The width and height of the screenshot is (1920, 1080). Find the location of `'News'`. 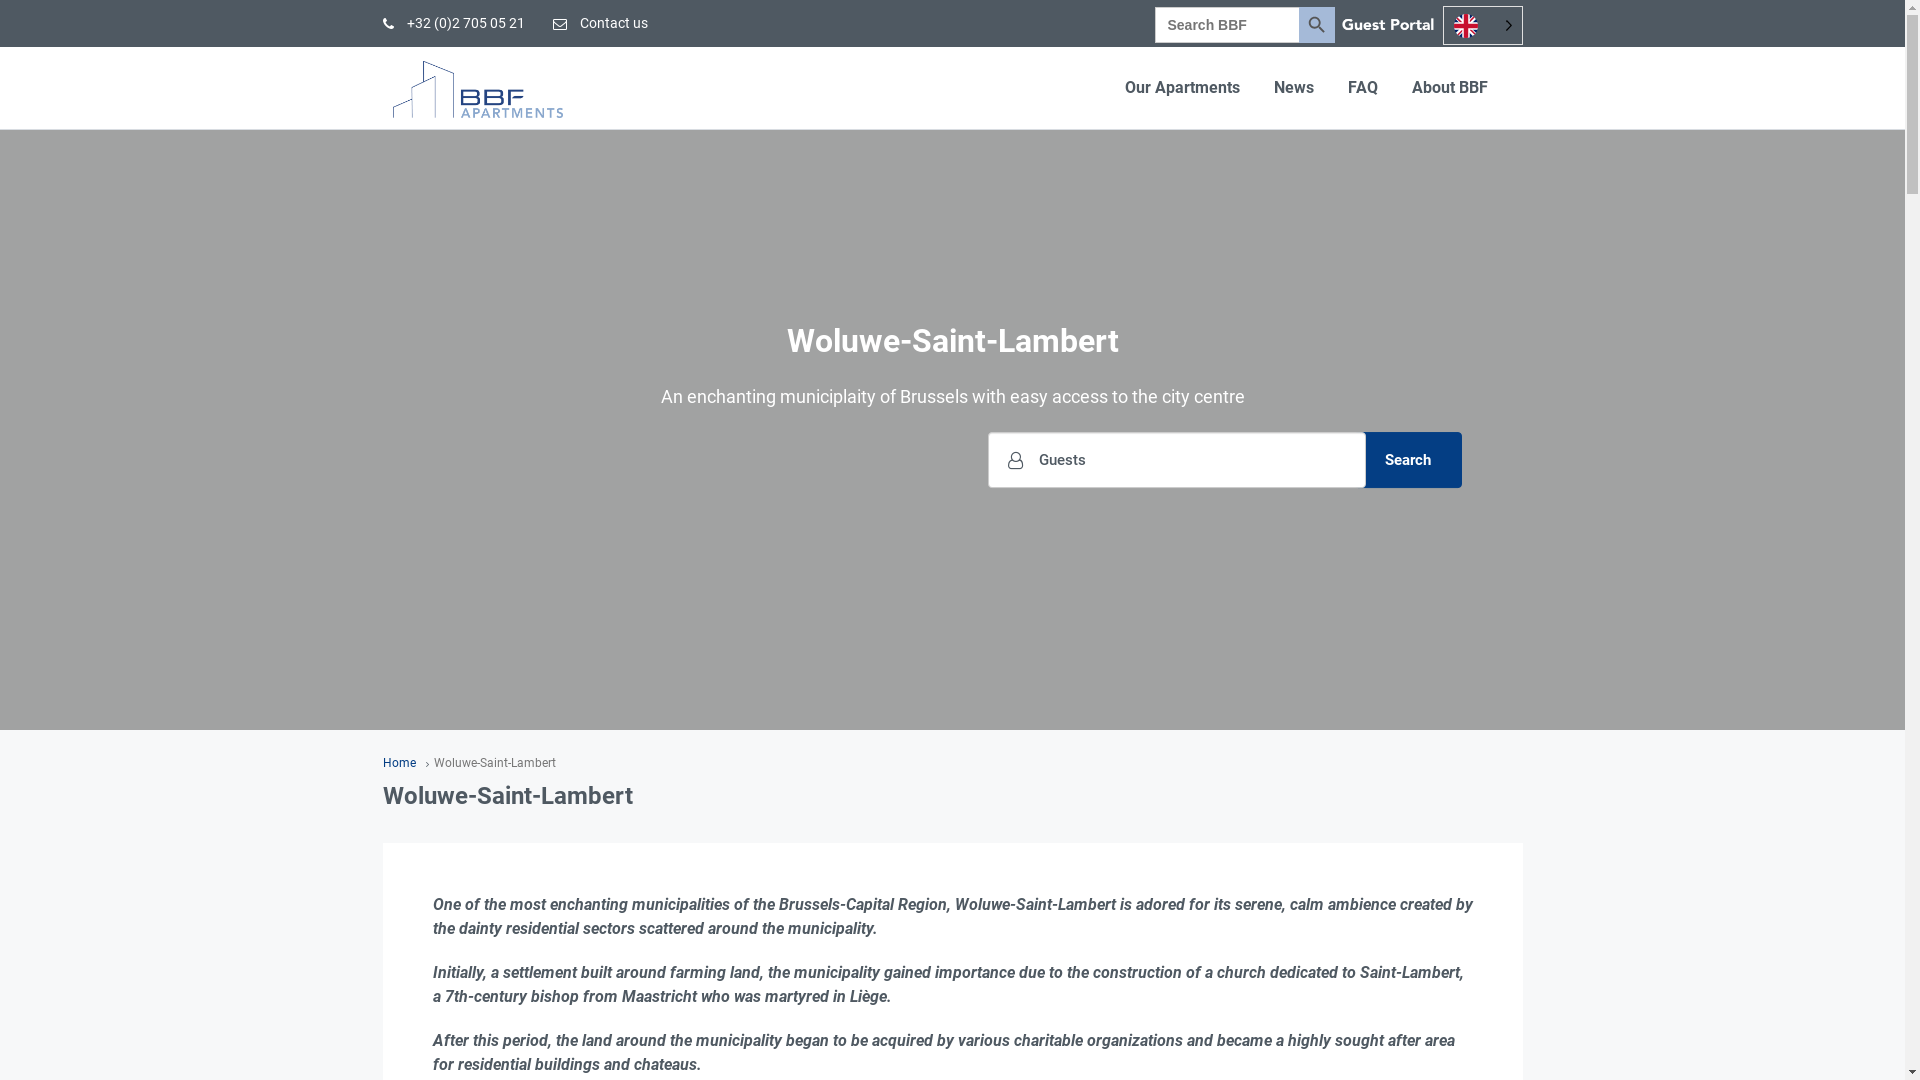

'News' is located at coordinates (1292, 87).